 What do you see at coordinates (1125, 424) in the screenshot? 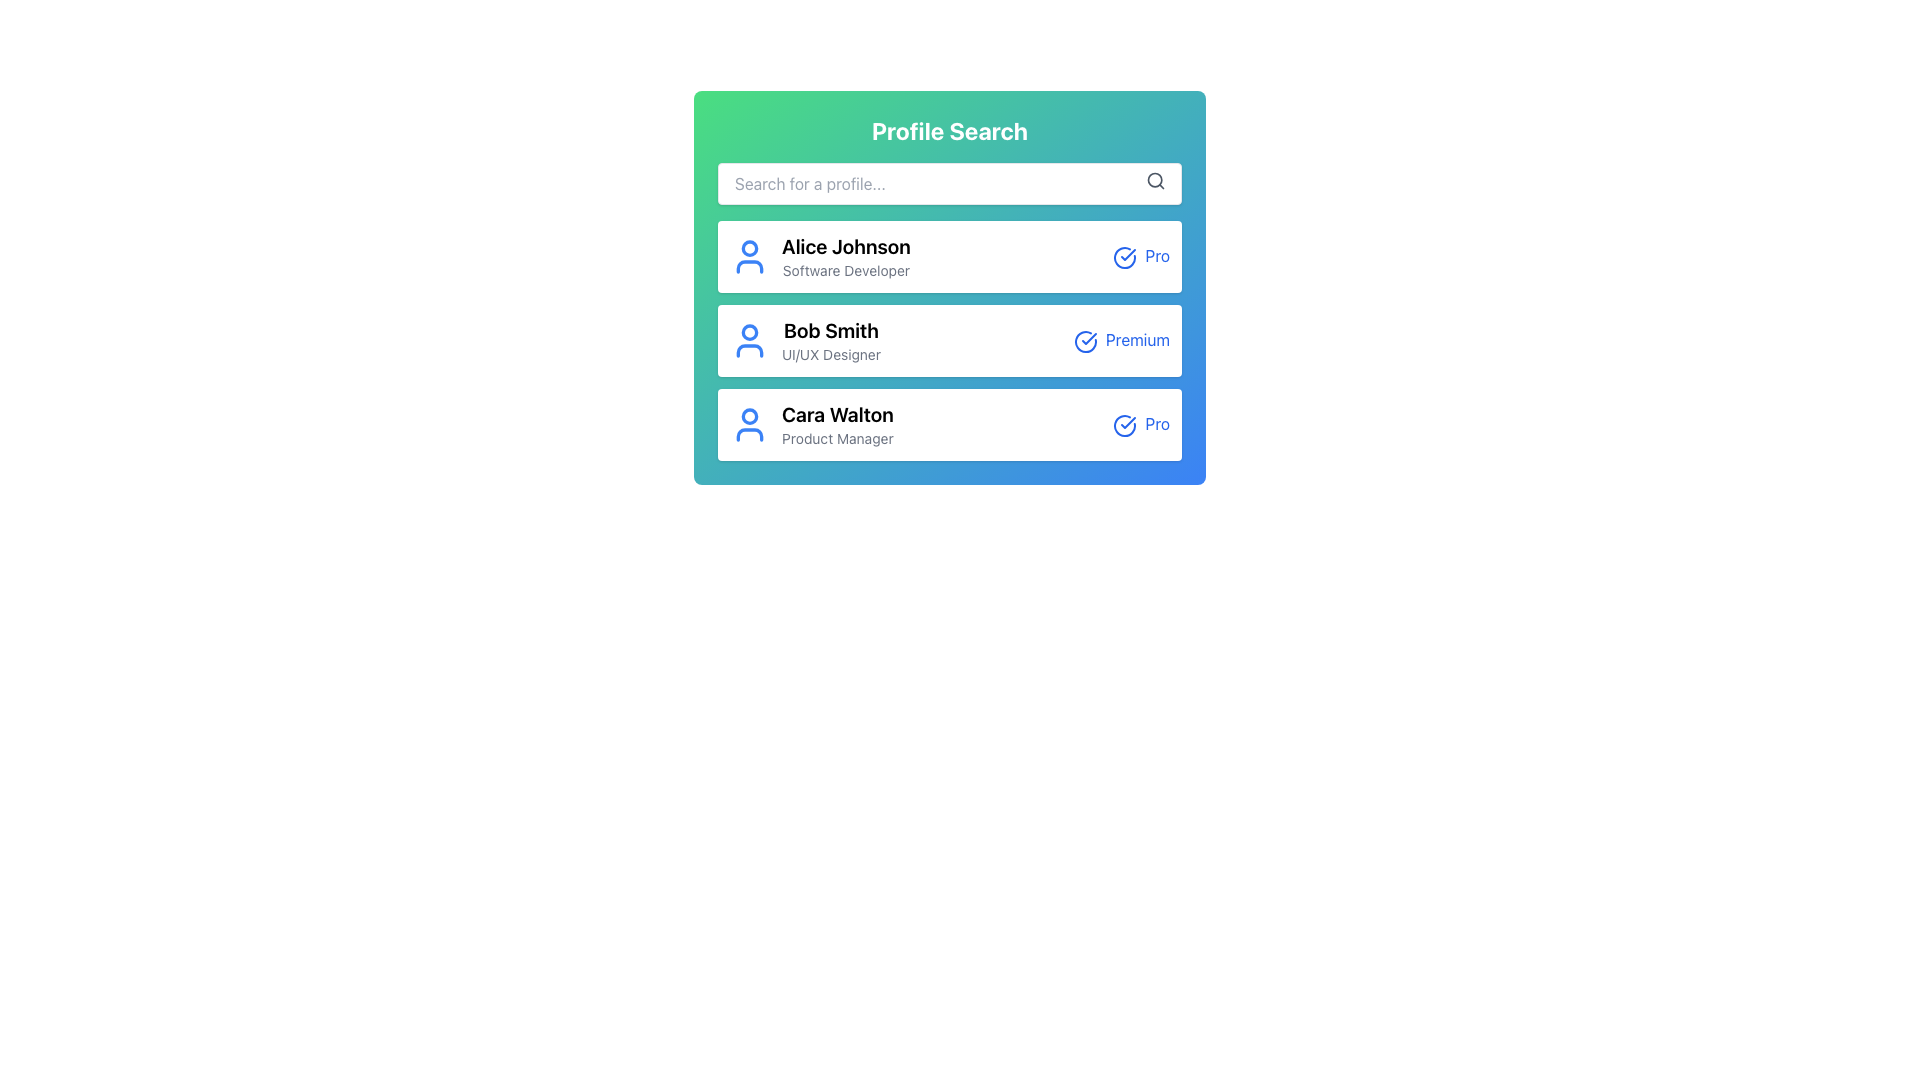
I see `the circular checkmark icon located to the right of 'Cara Walton' and above the 'Pro' text in the profile search section` at bounding box center [1125, 424].